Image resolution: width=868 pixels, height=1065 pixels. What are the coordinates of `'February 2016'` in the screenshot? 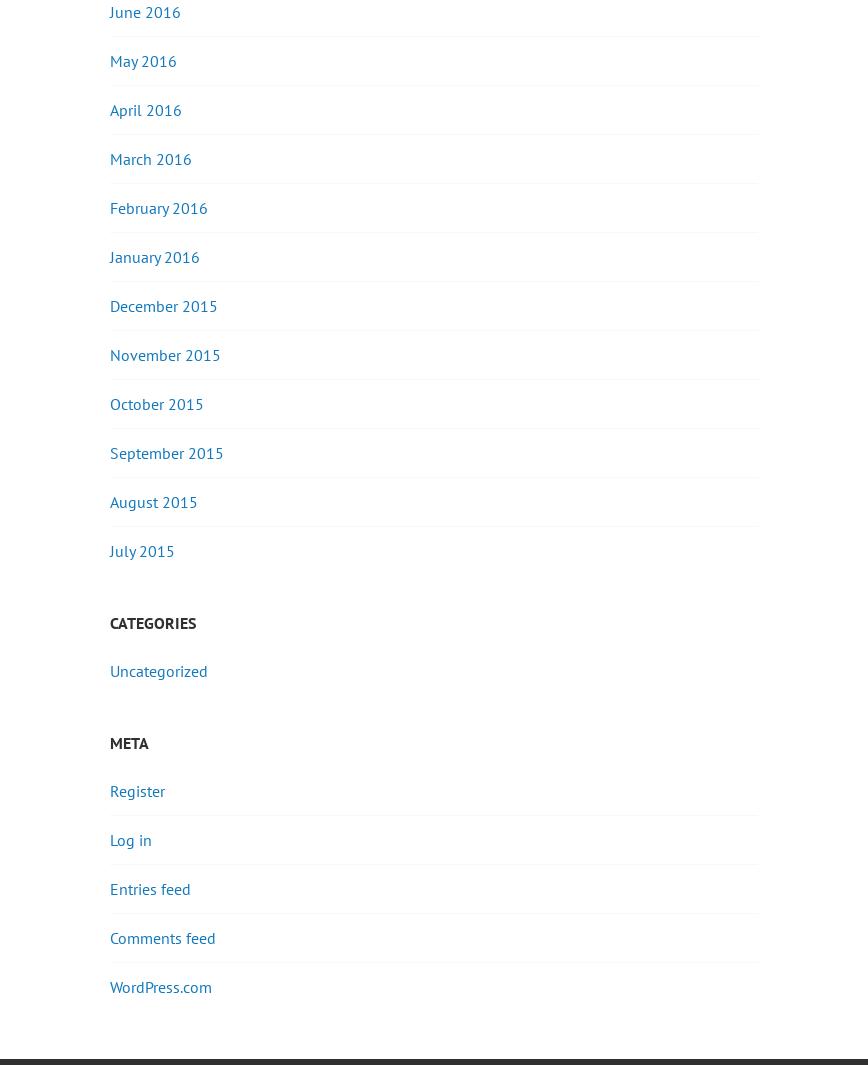 It's located at (159, 206).